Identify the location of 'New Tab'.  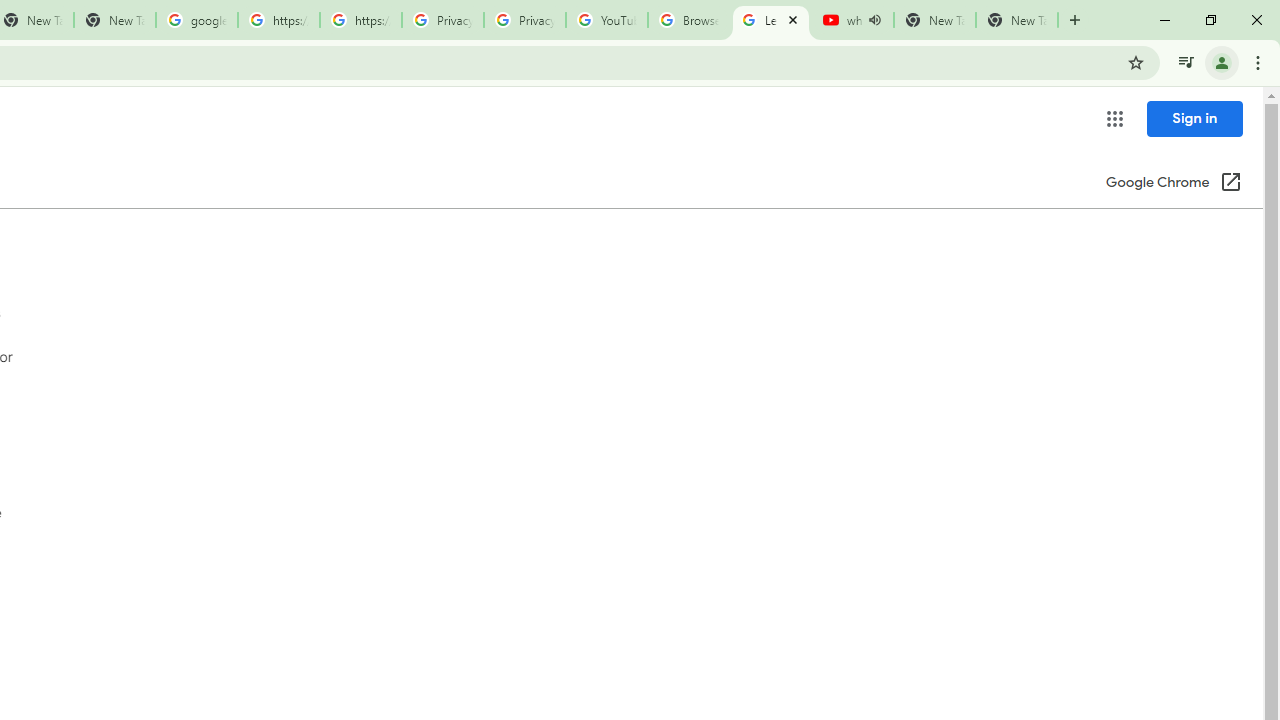
(1016, 20).